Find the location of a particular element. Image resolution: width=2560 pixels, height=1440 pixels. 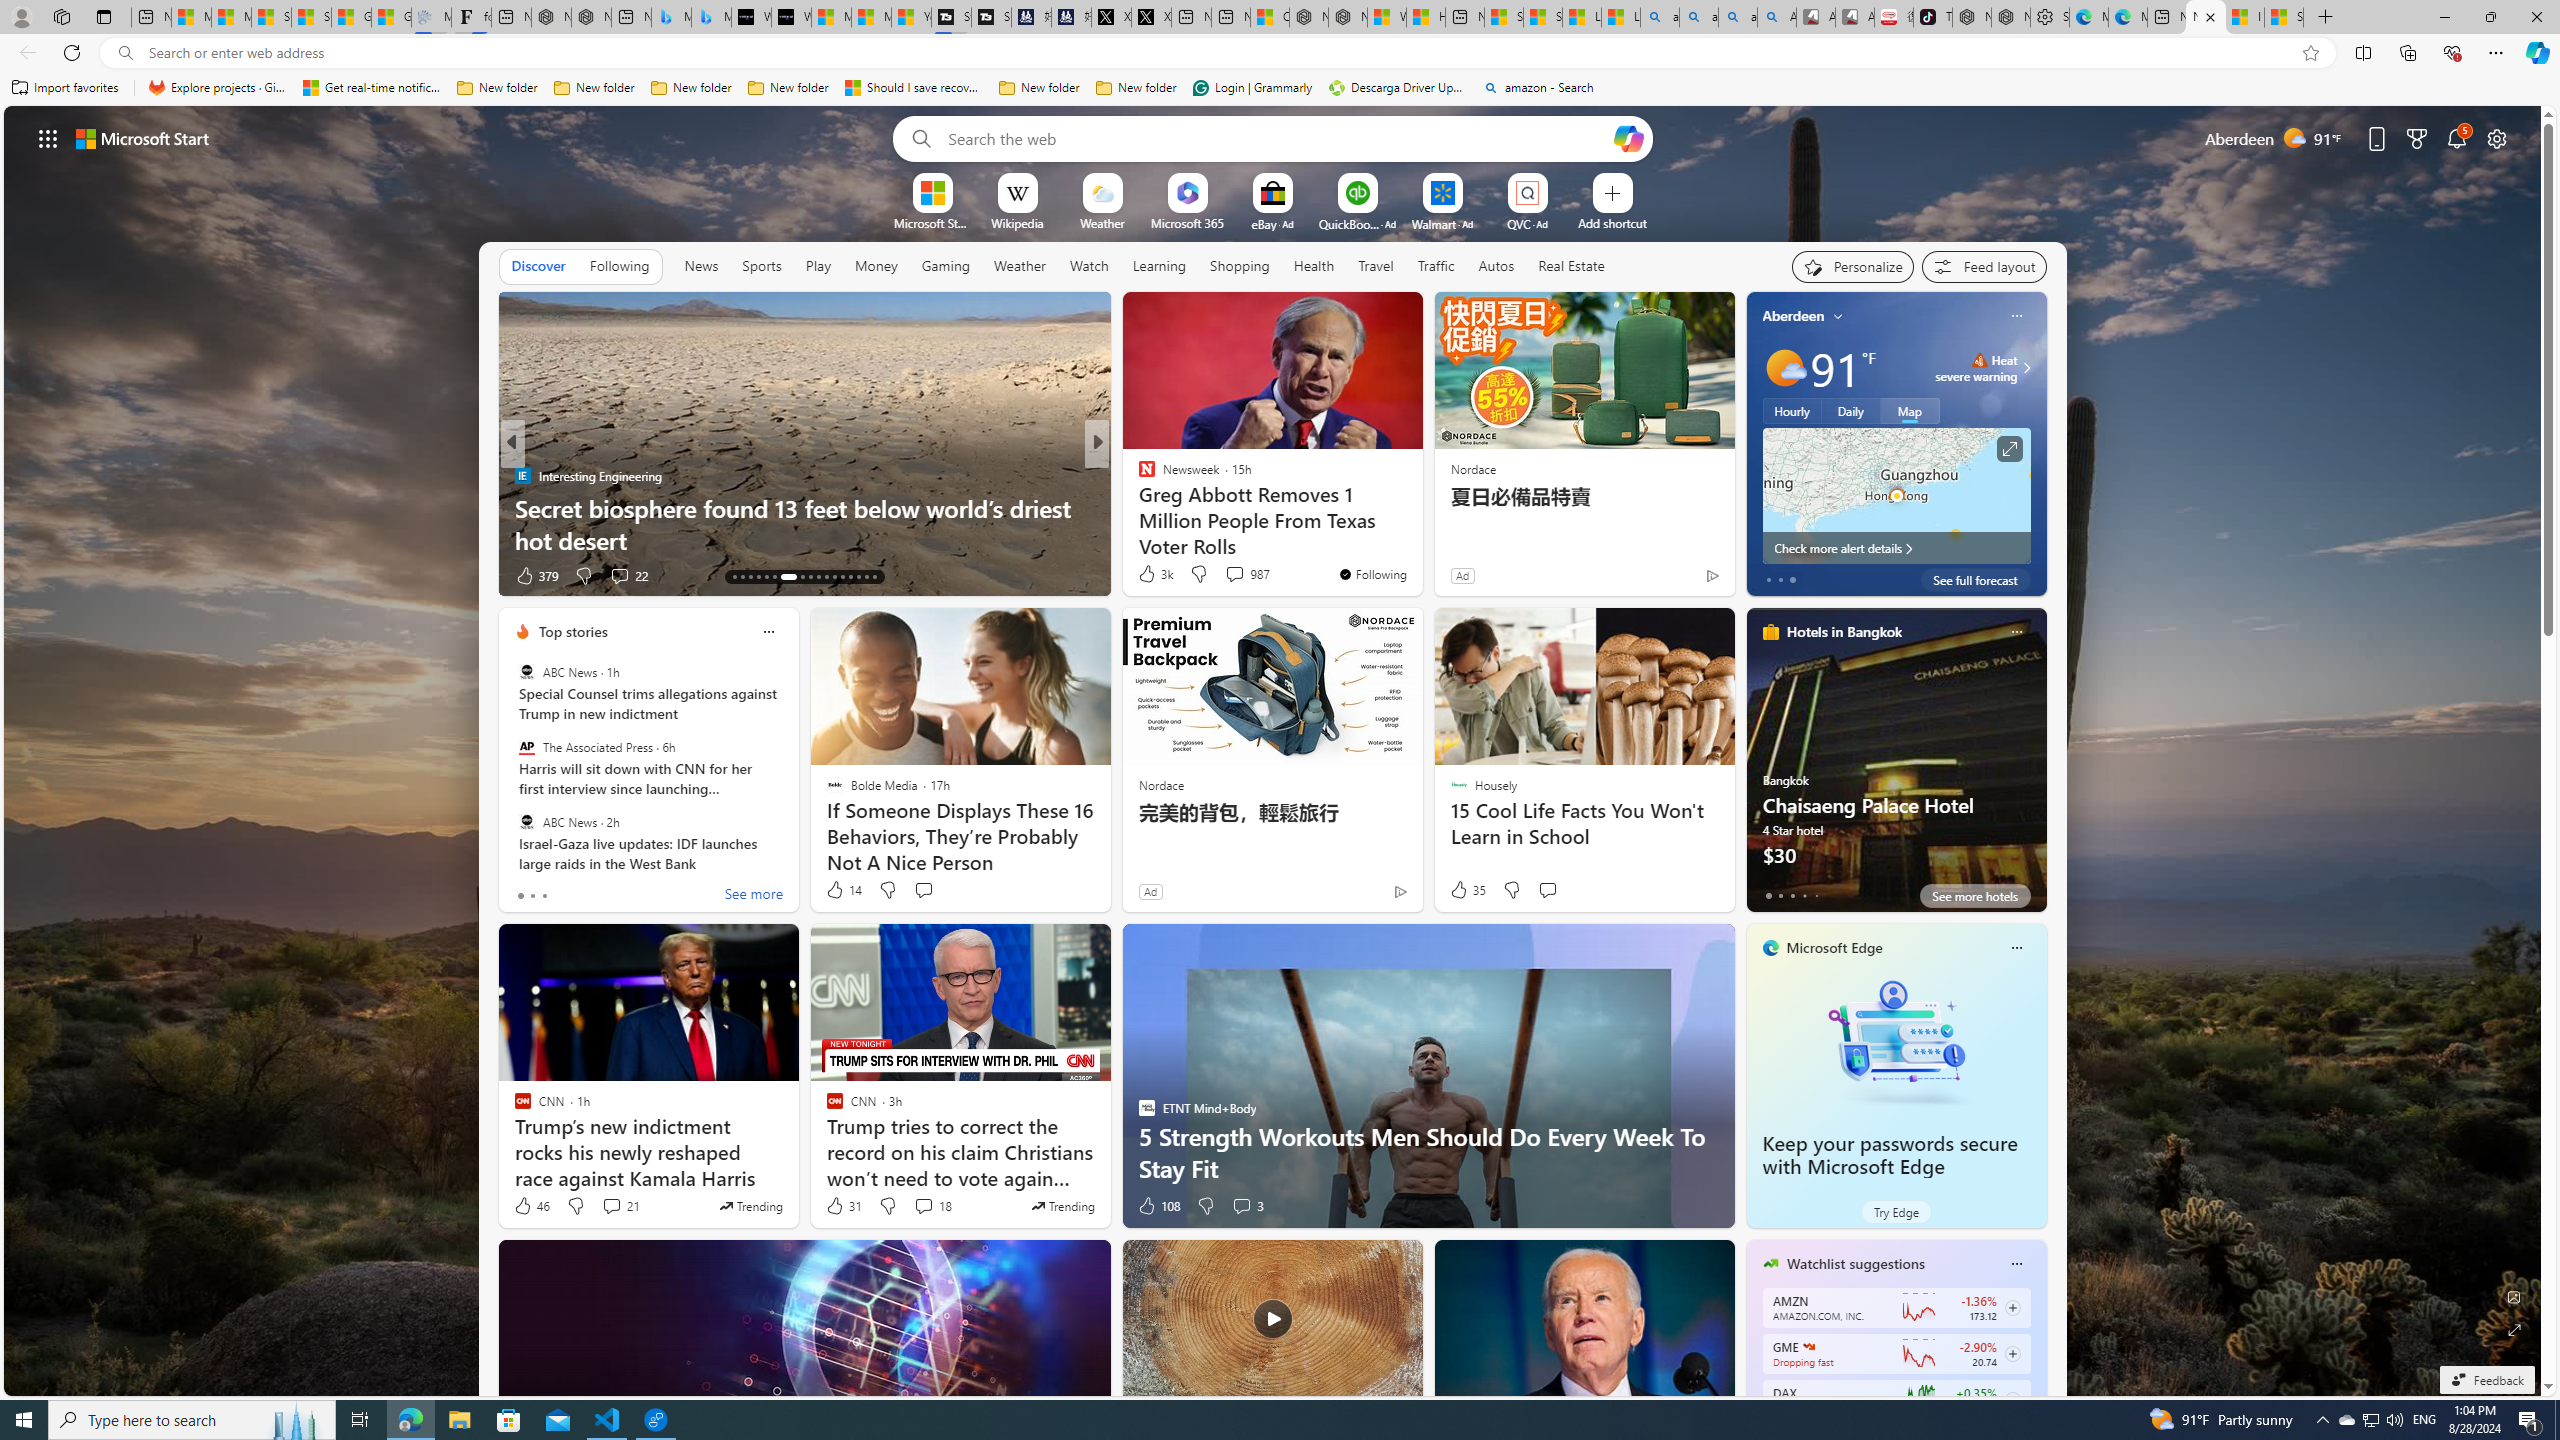

'AutomationID: tab-22' is located at coordinates (816, 577).